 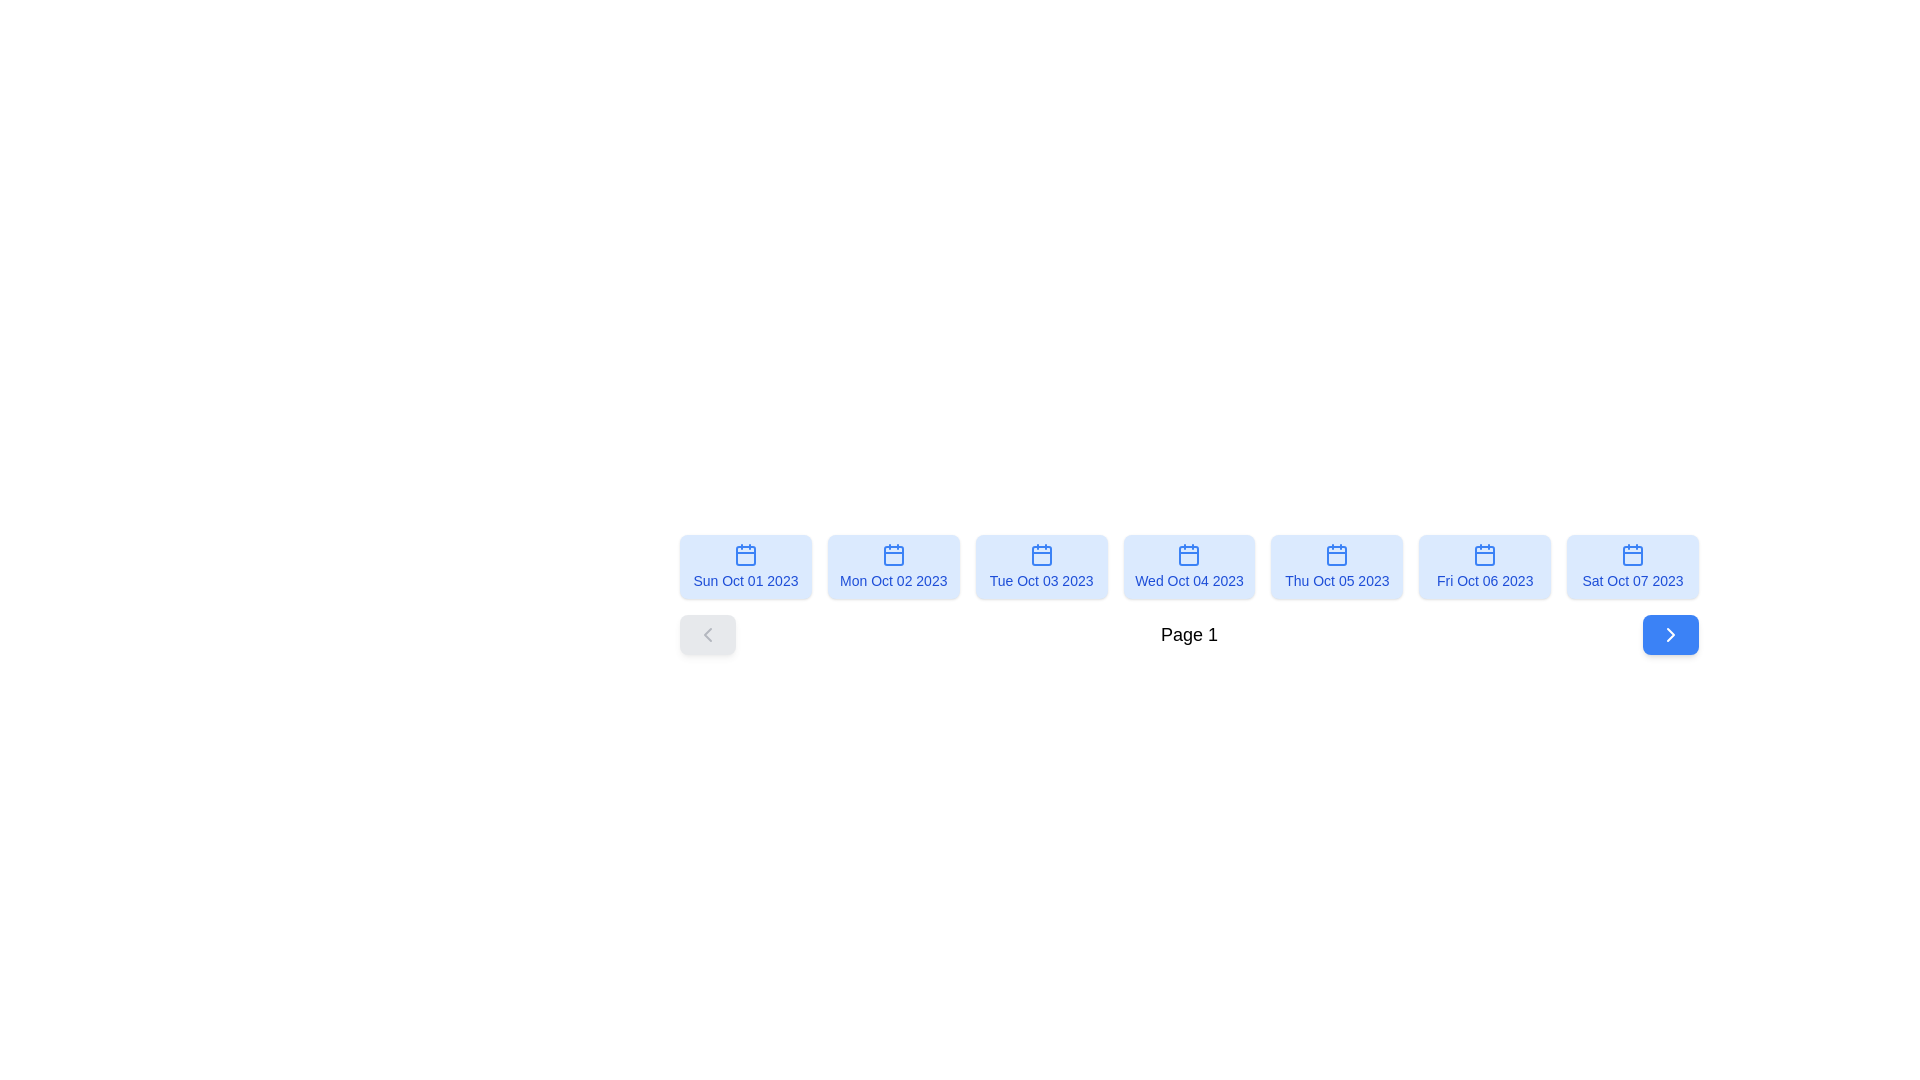 I want to click on the main body of the calendar icon within the date selector button, so click(x=892, y=555).